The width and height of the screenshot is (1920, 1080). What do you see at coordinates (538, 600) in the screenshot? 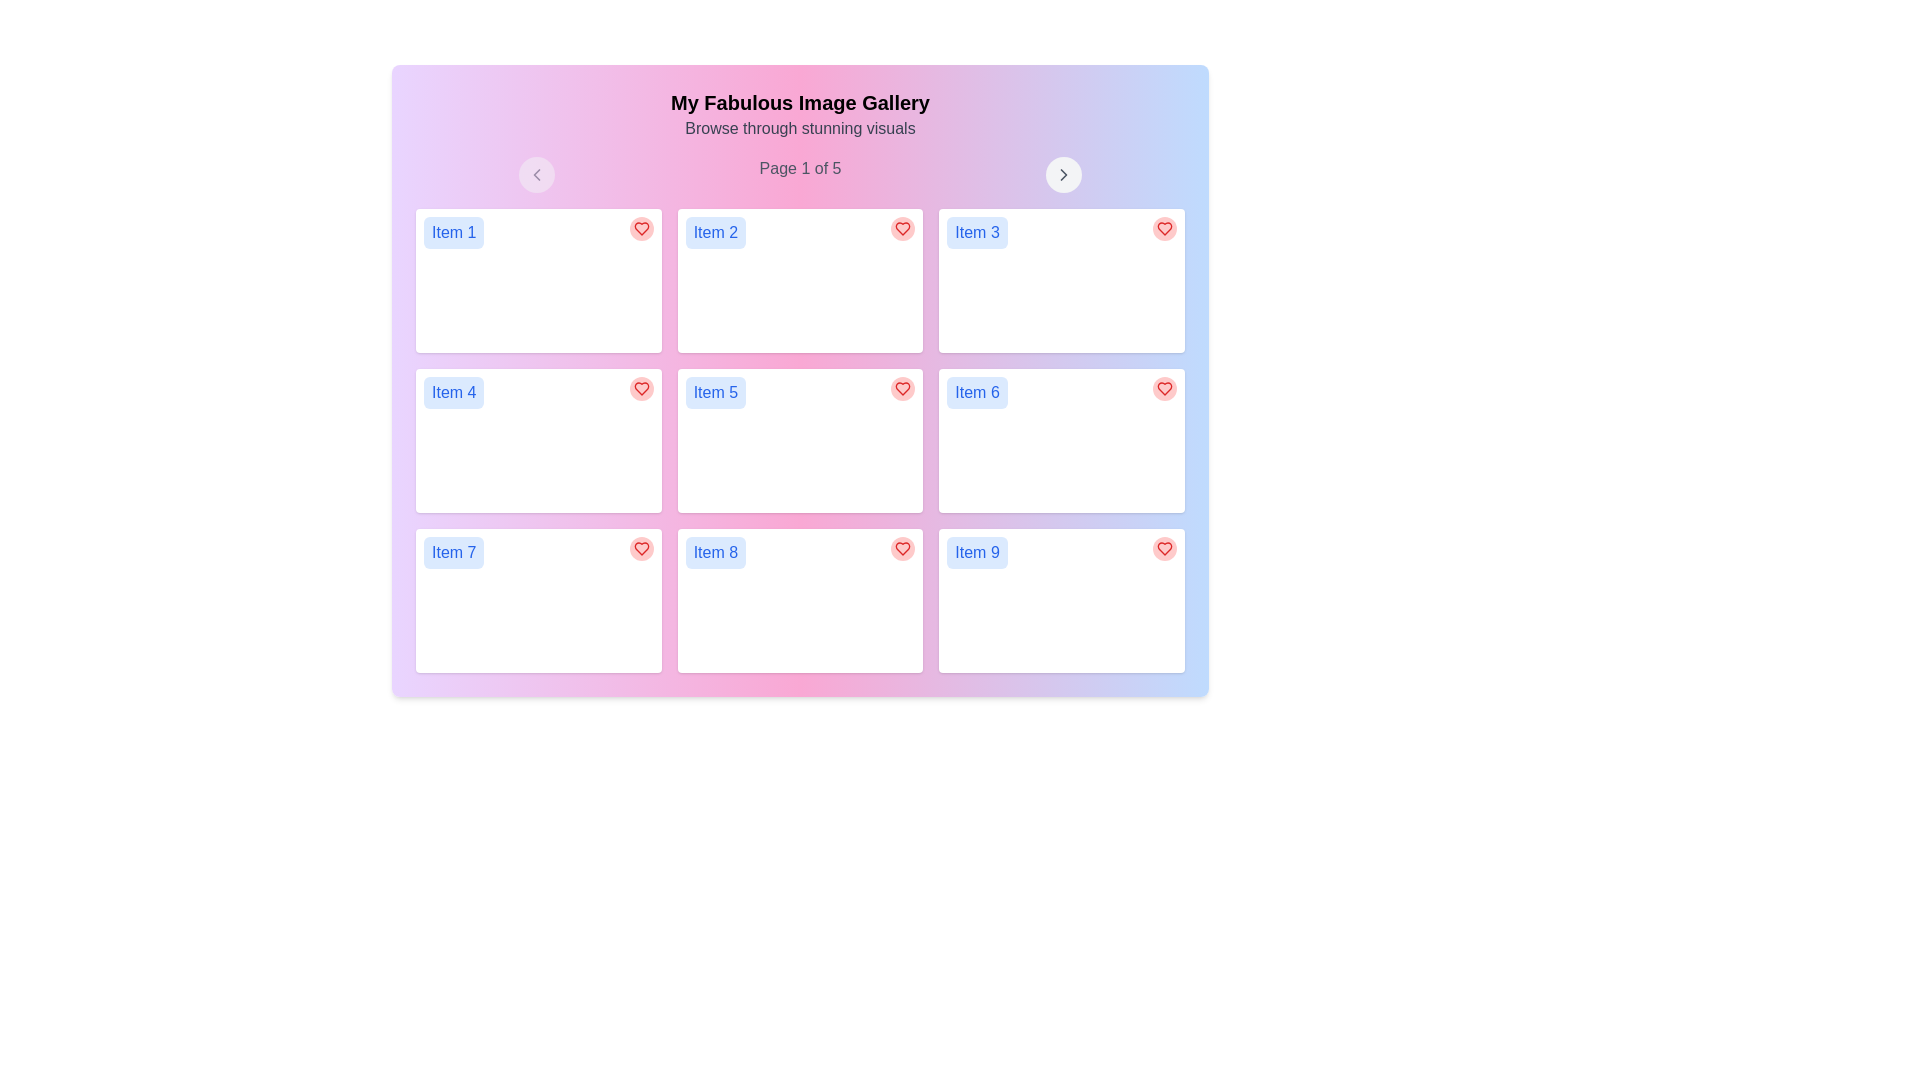
I see `the card element displaying content related to 'Item 7', located in the third row, first column of a 3x3 grid layout` at bounding box center [538, 600].